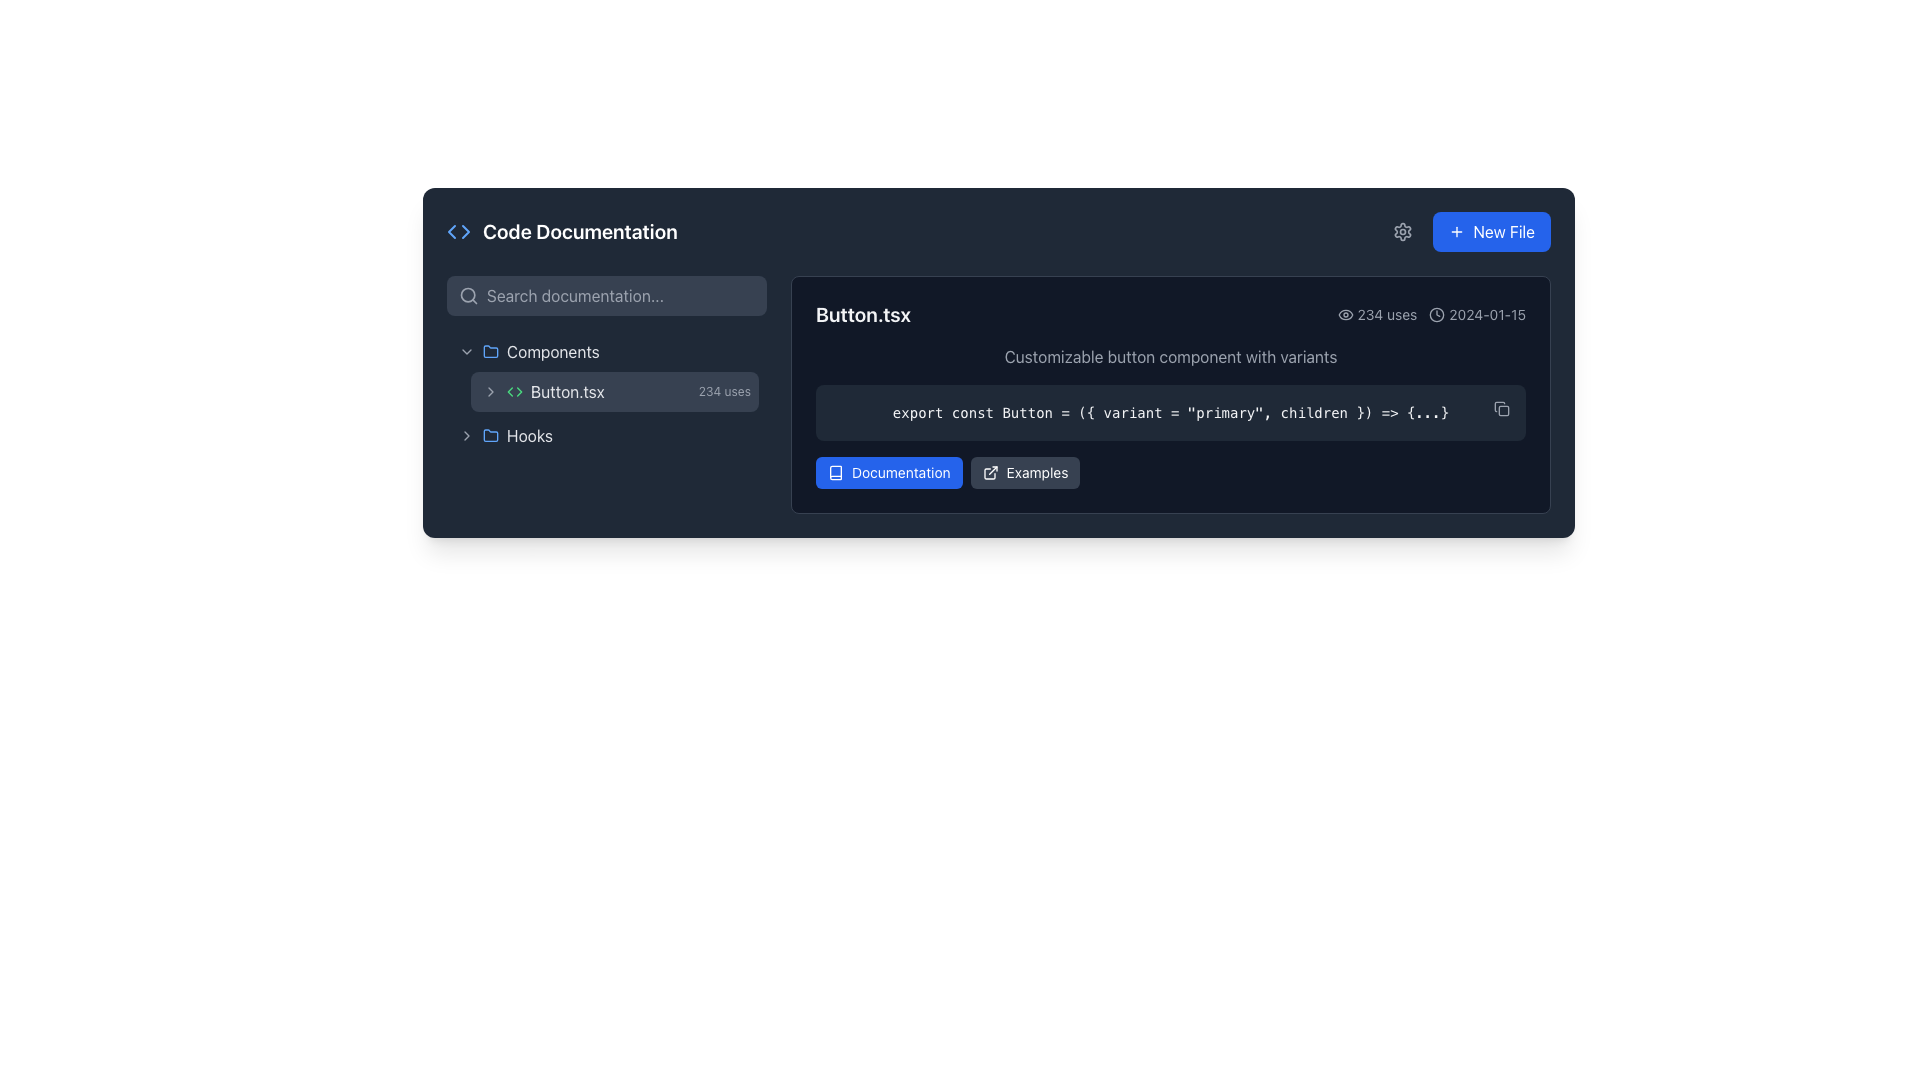 This screenshot has height=1080, width=1920. What do you see at coordinates (467, 295) in the screenshot?
I see `the inner circle of the magnifying glass icon located in the search bar section at the top-left corner of the central content area` at bounding box center [467, 295].